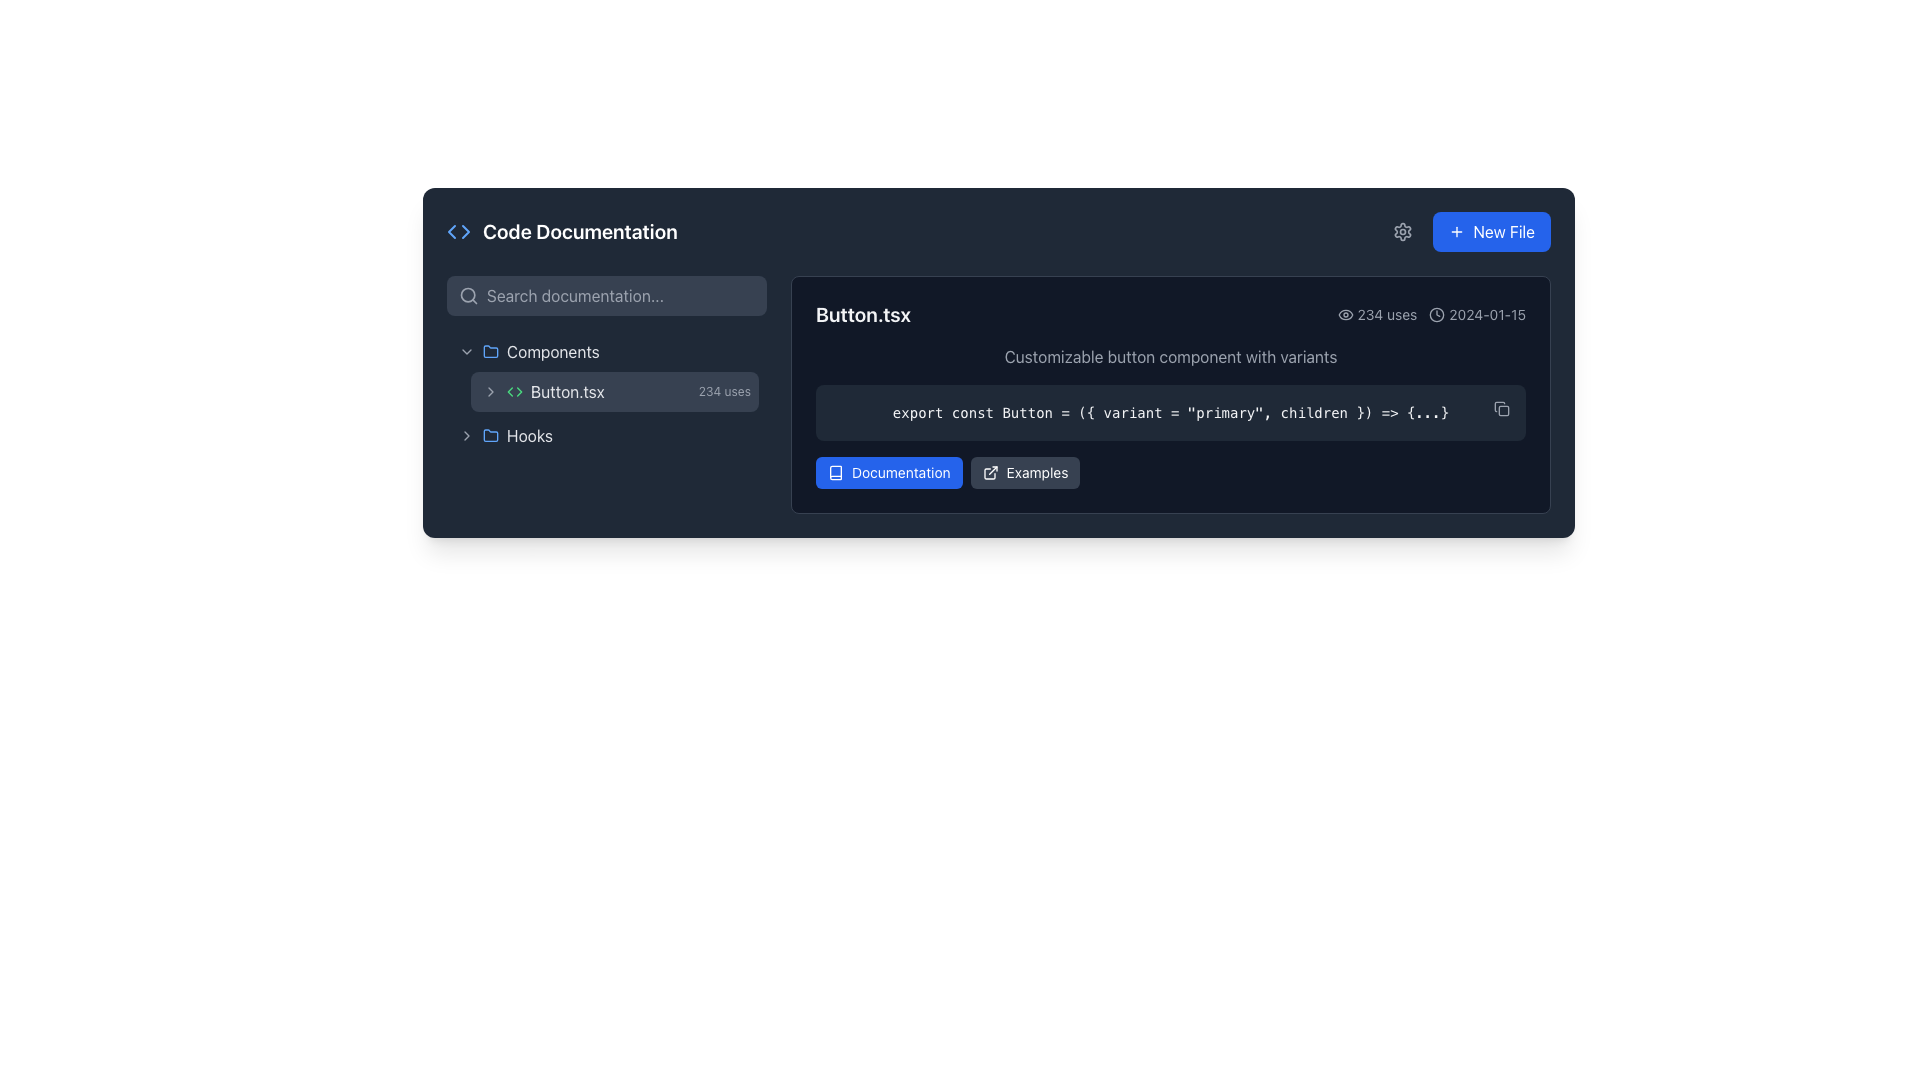 This screenshot has height=1080, width=1920. What do you see at coordinates (467, 295) in the screenshot?
I see `the inner circle of the magnifying glass icon located in the search bar section at the top-left corner of the central content area` at bounding box center [467, 295].